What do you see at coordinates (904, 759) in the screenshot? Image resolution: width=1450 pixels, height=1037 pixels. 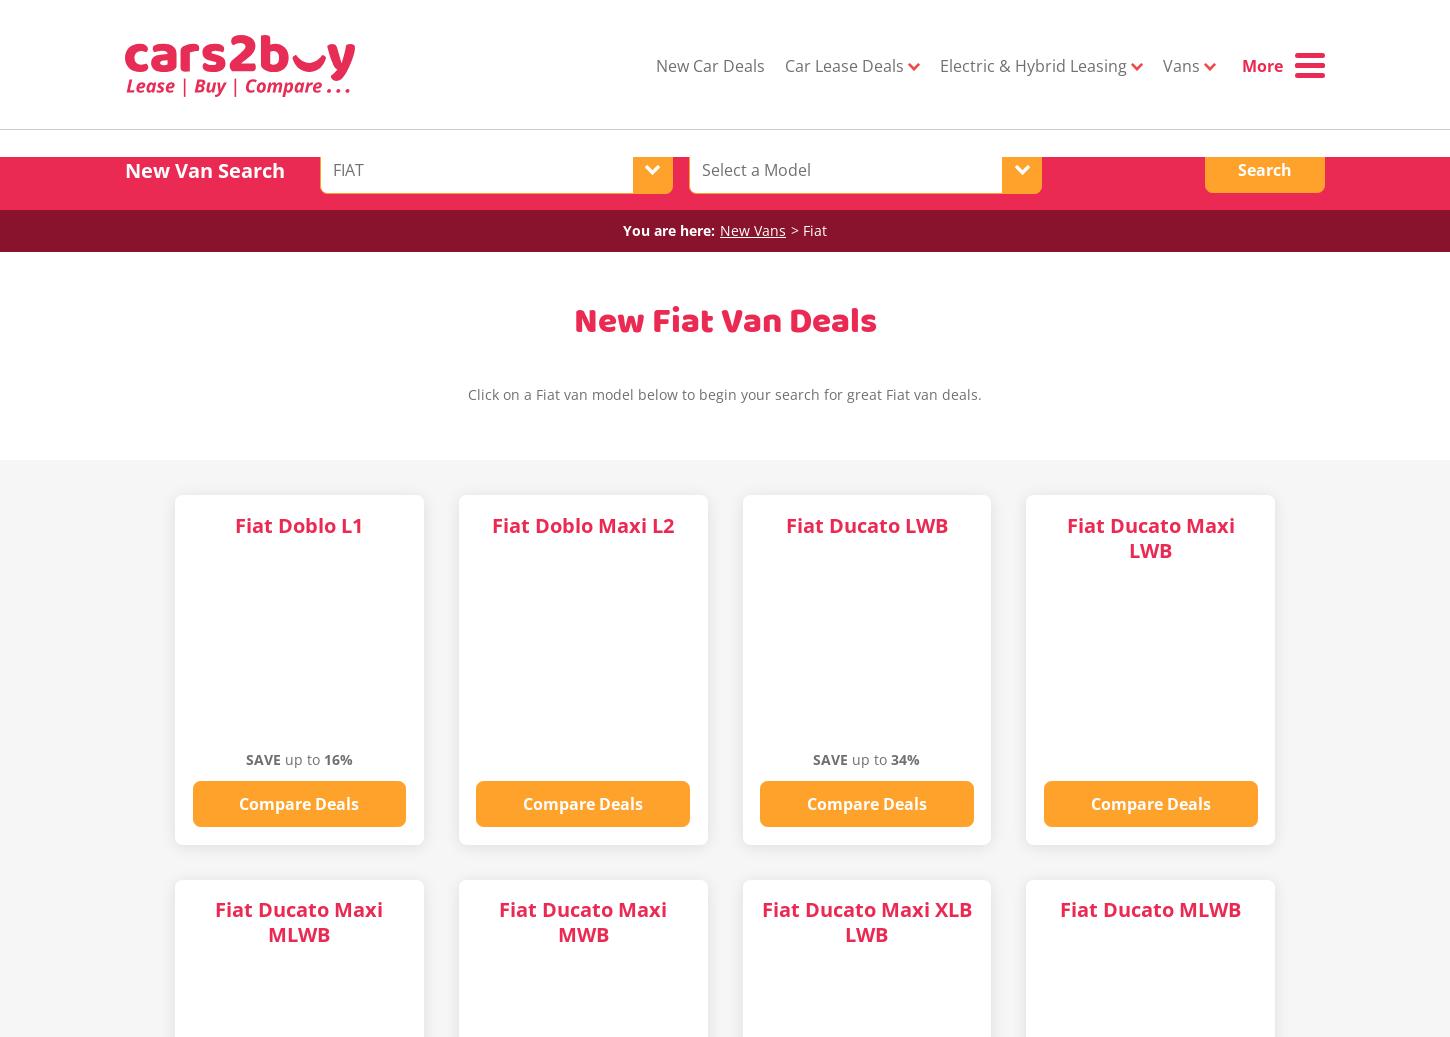 I see `'34%'` at bounding box center [904, 759].